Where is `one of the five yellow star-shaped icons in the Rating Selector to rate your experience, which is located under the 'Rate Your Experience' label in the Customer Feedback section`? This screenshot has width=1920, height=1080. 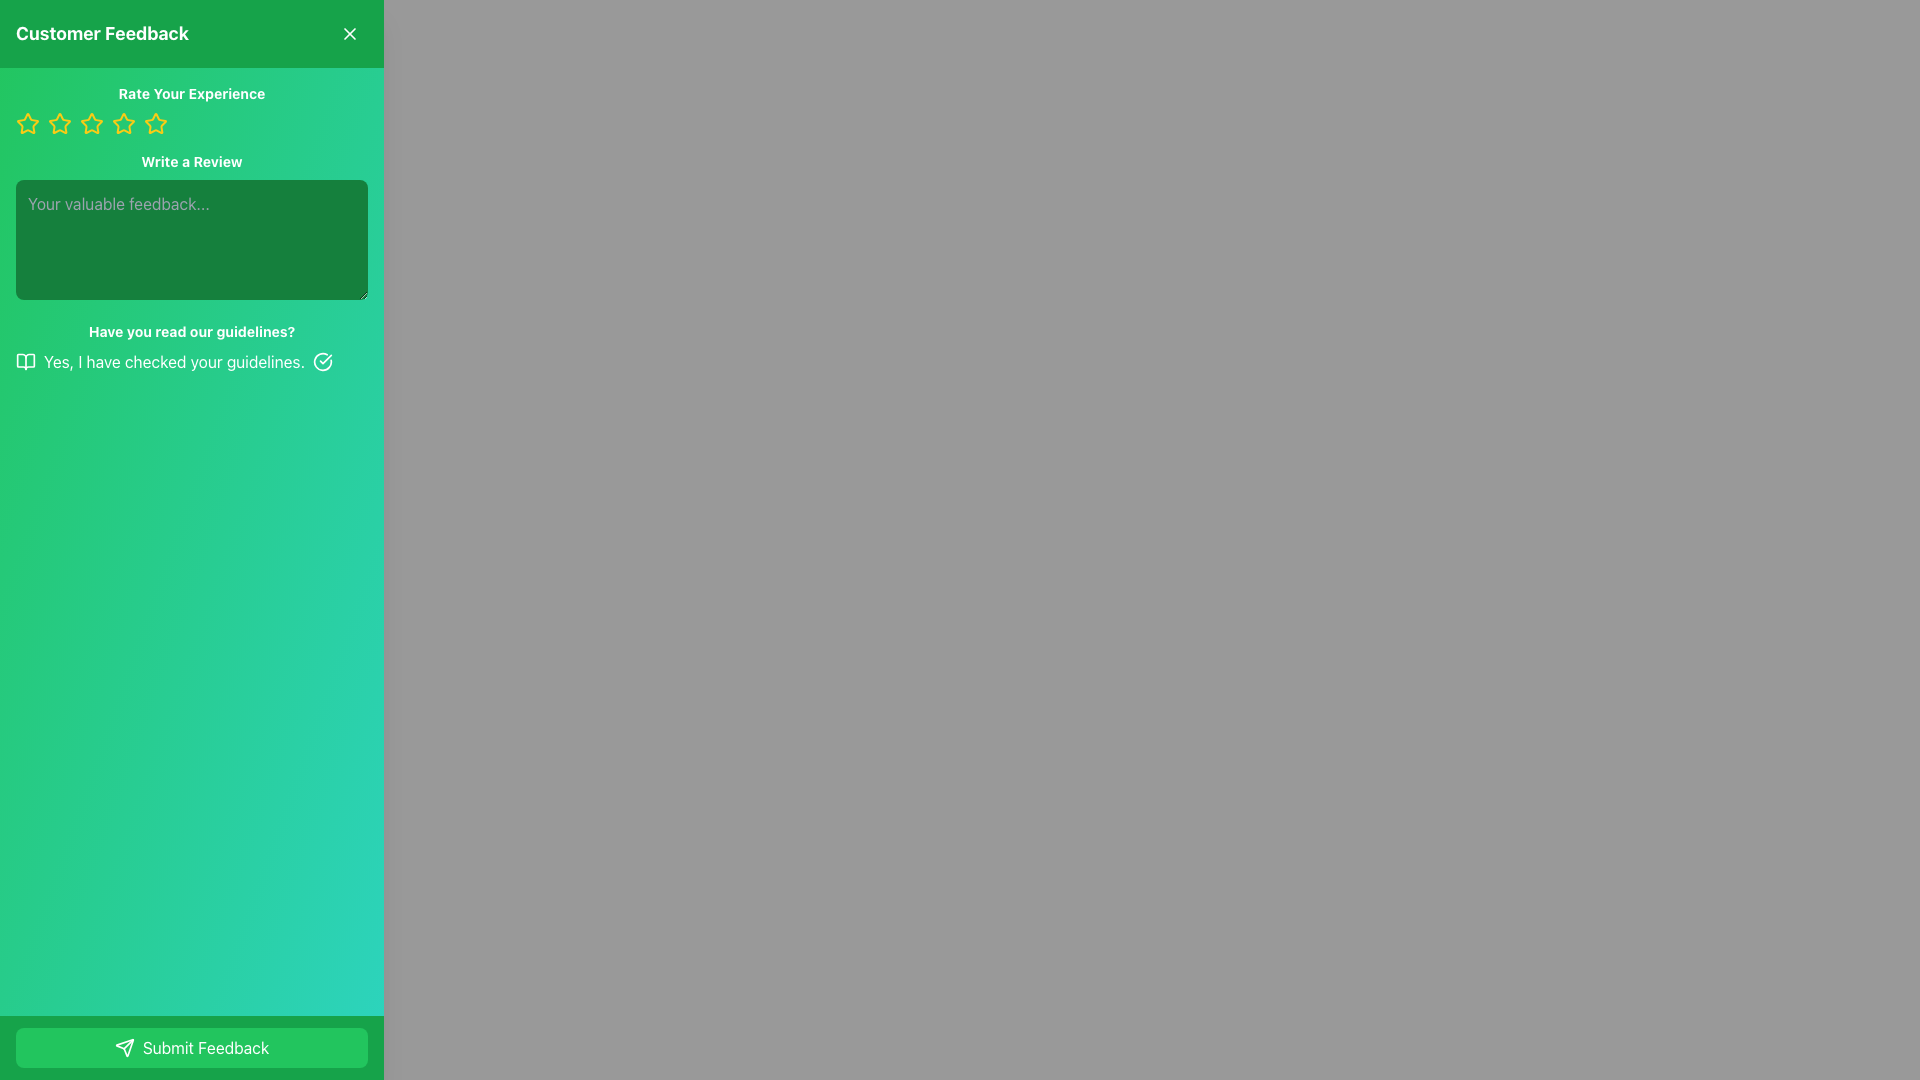 one of the five yellow star-shaped icons in the Rating Selector to rate your experience, which is located under the 'Rate Your Experience' label in the Customer Feedback section is located at coordinates (192, 110).